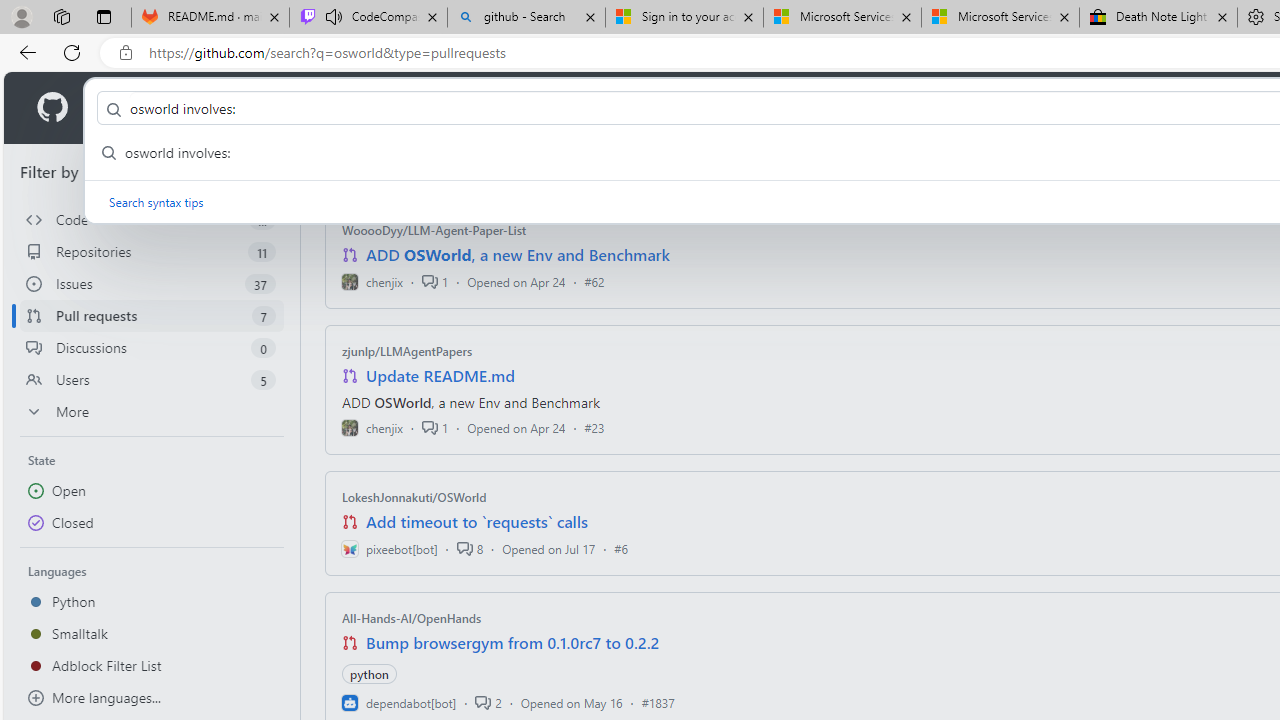  Describe the element at coordinates (593, 426) in the screenshot. I see `'#23'` at that location.